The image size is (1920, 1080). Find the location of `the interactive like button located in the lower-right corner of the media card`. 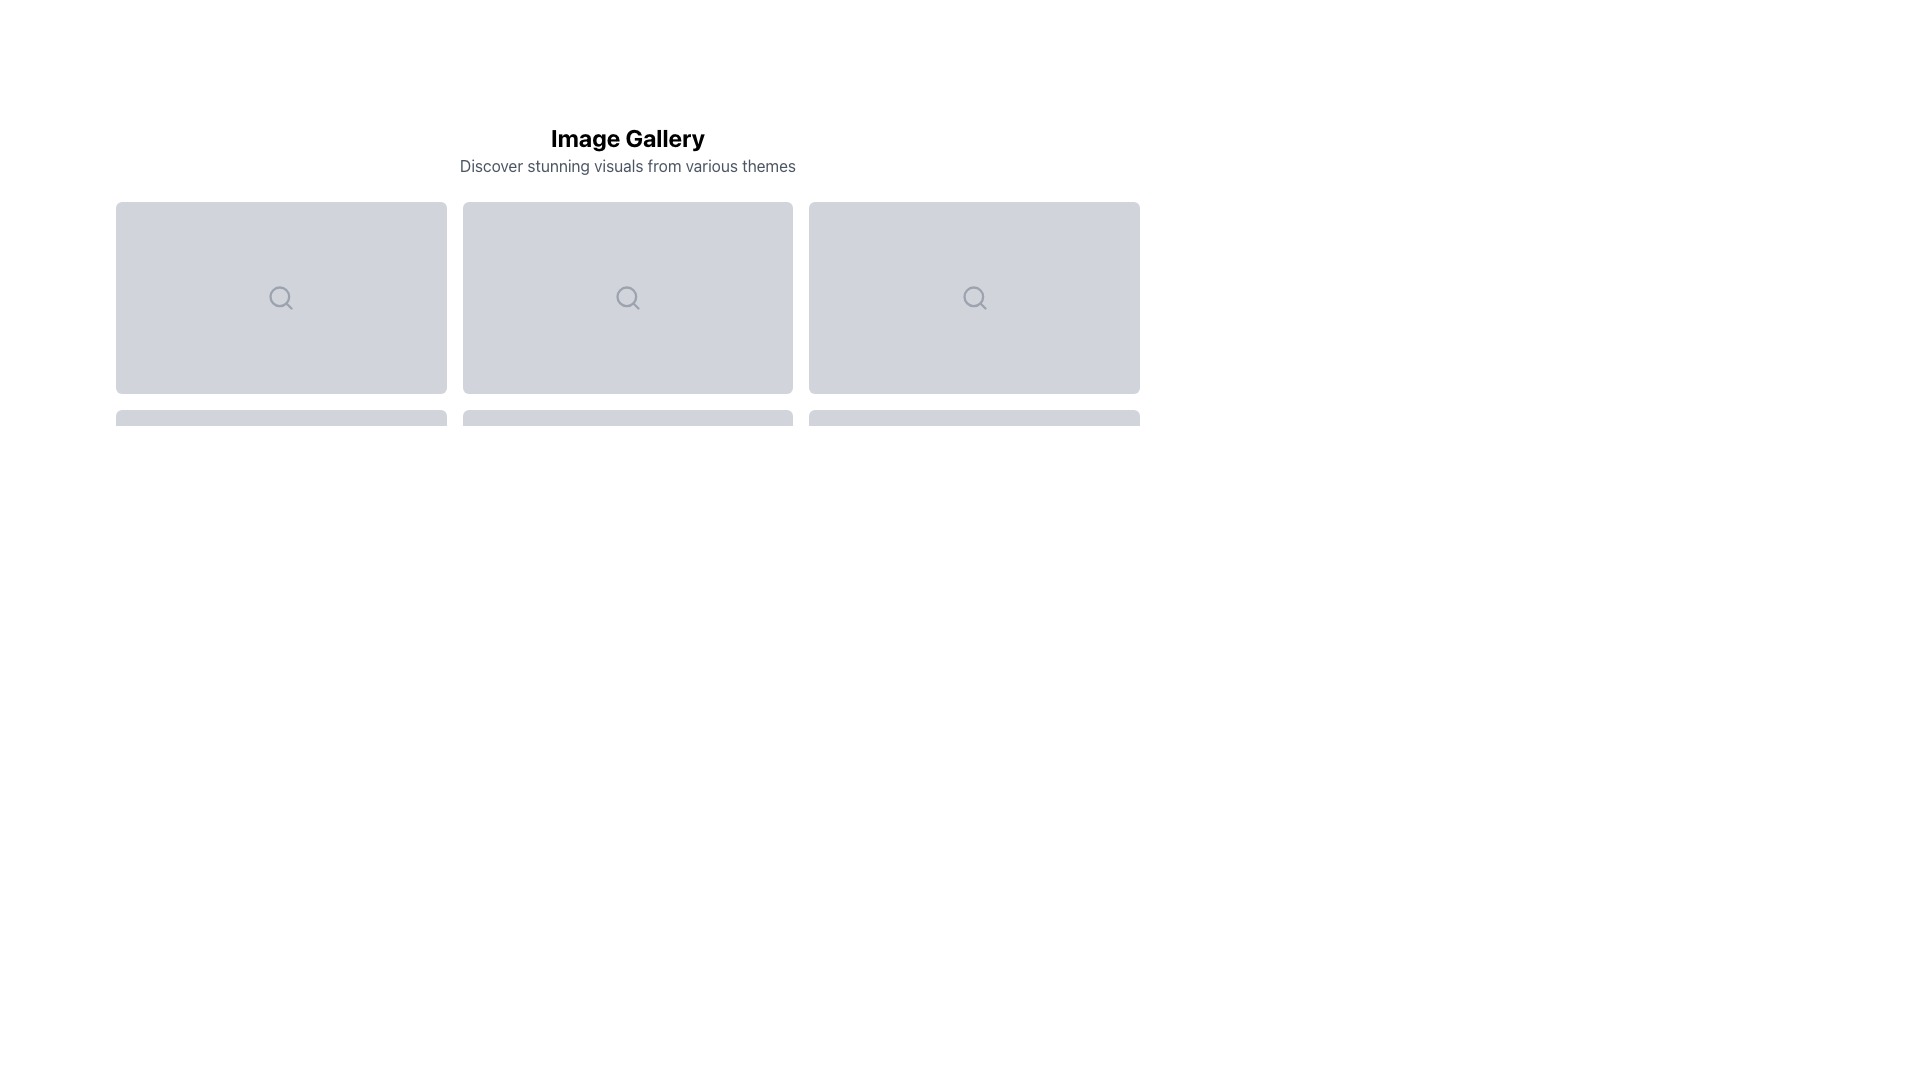

the interactive like button located in the lower-right corner of the media card is located at coordinates (409, 357).